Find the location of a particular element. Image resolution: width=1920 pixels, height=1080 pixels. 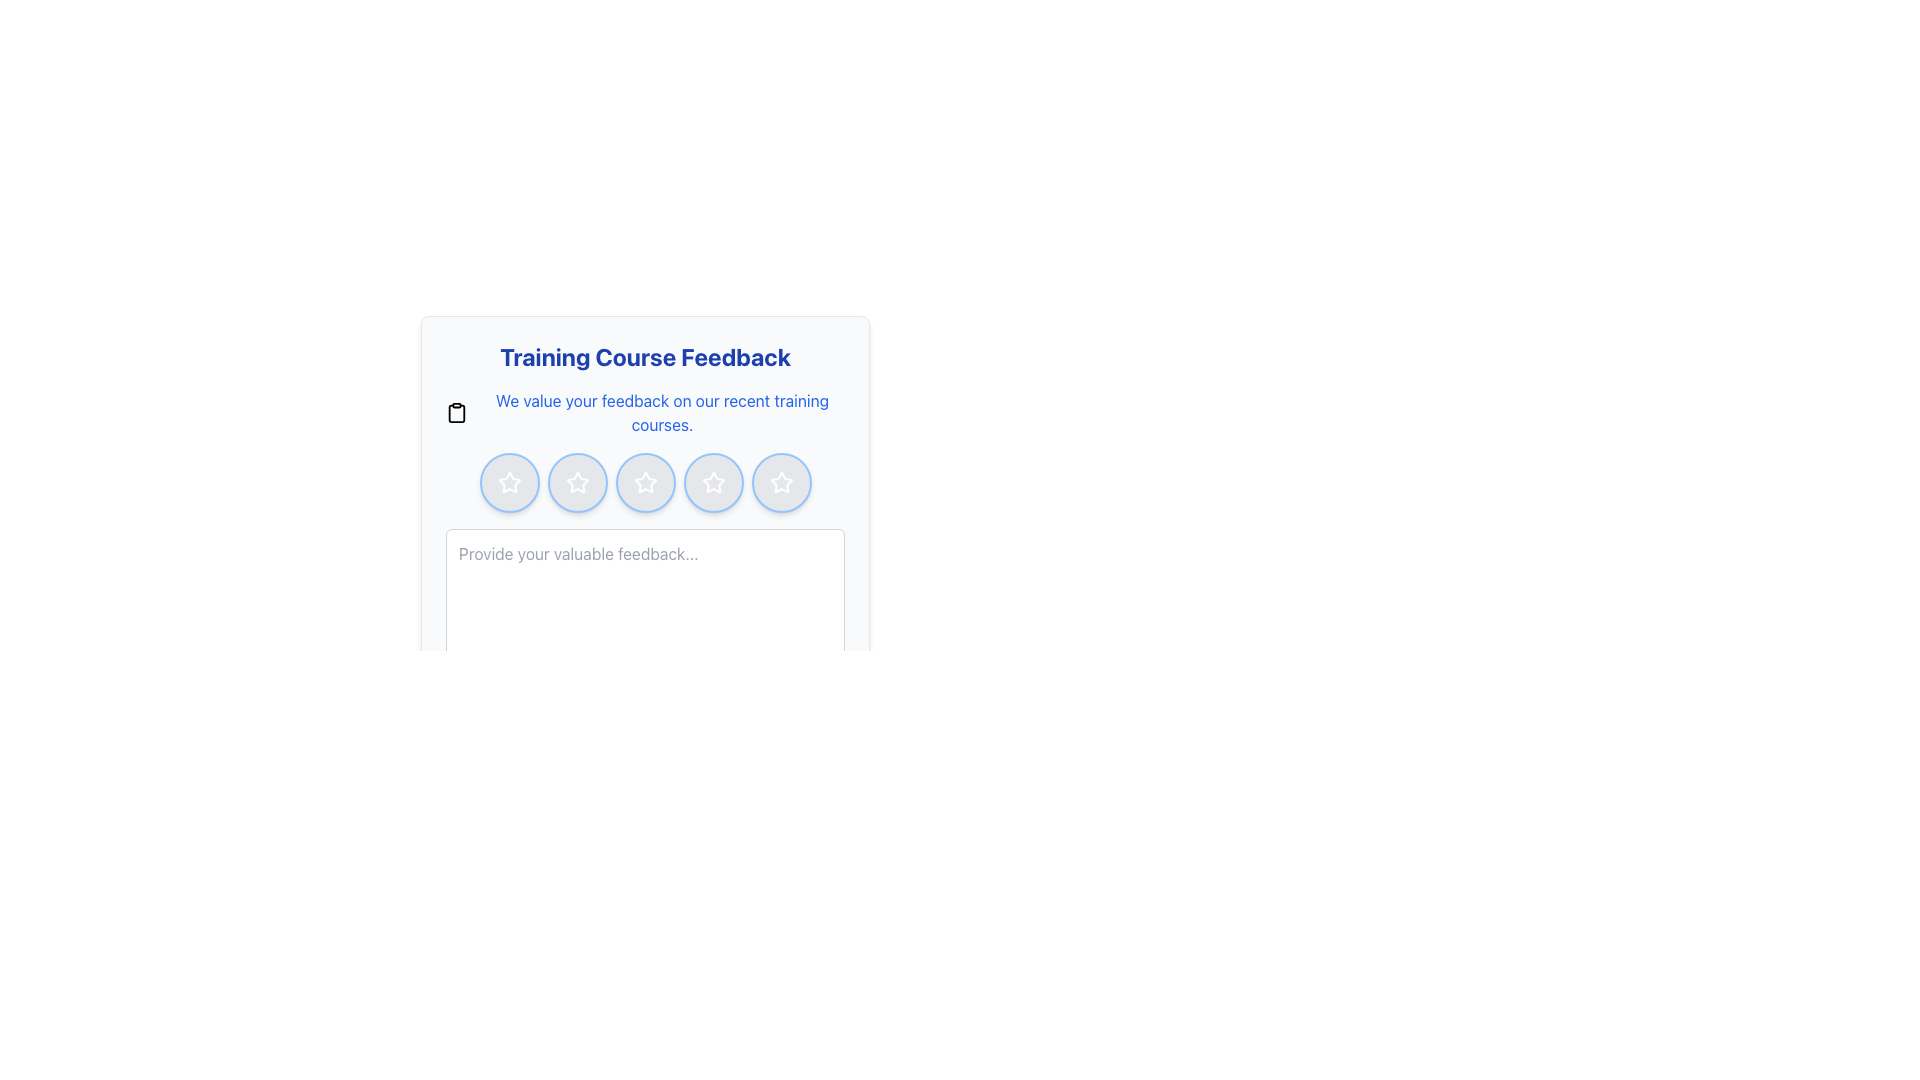

the icon located to the left of the text 'We value your feedback on our recent training courses.' is located at coordinates (455, 411).